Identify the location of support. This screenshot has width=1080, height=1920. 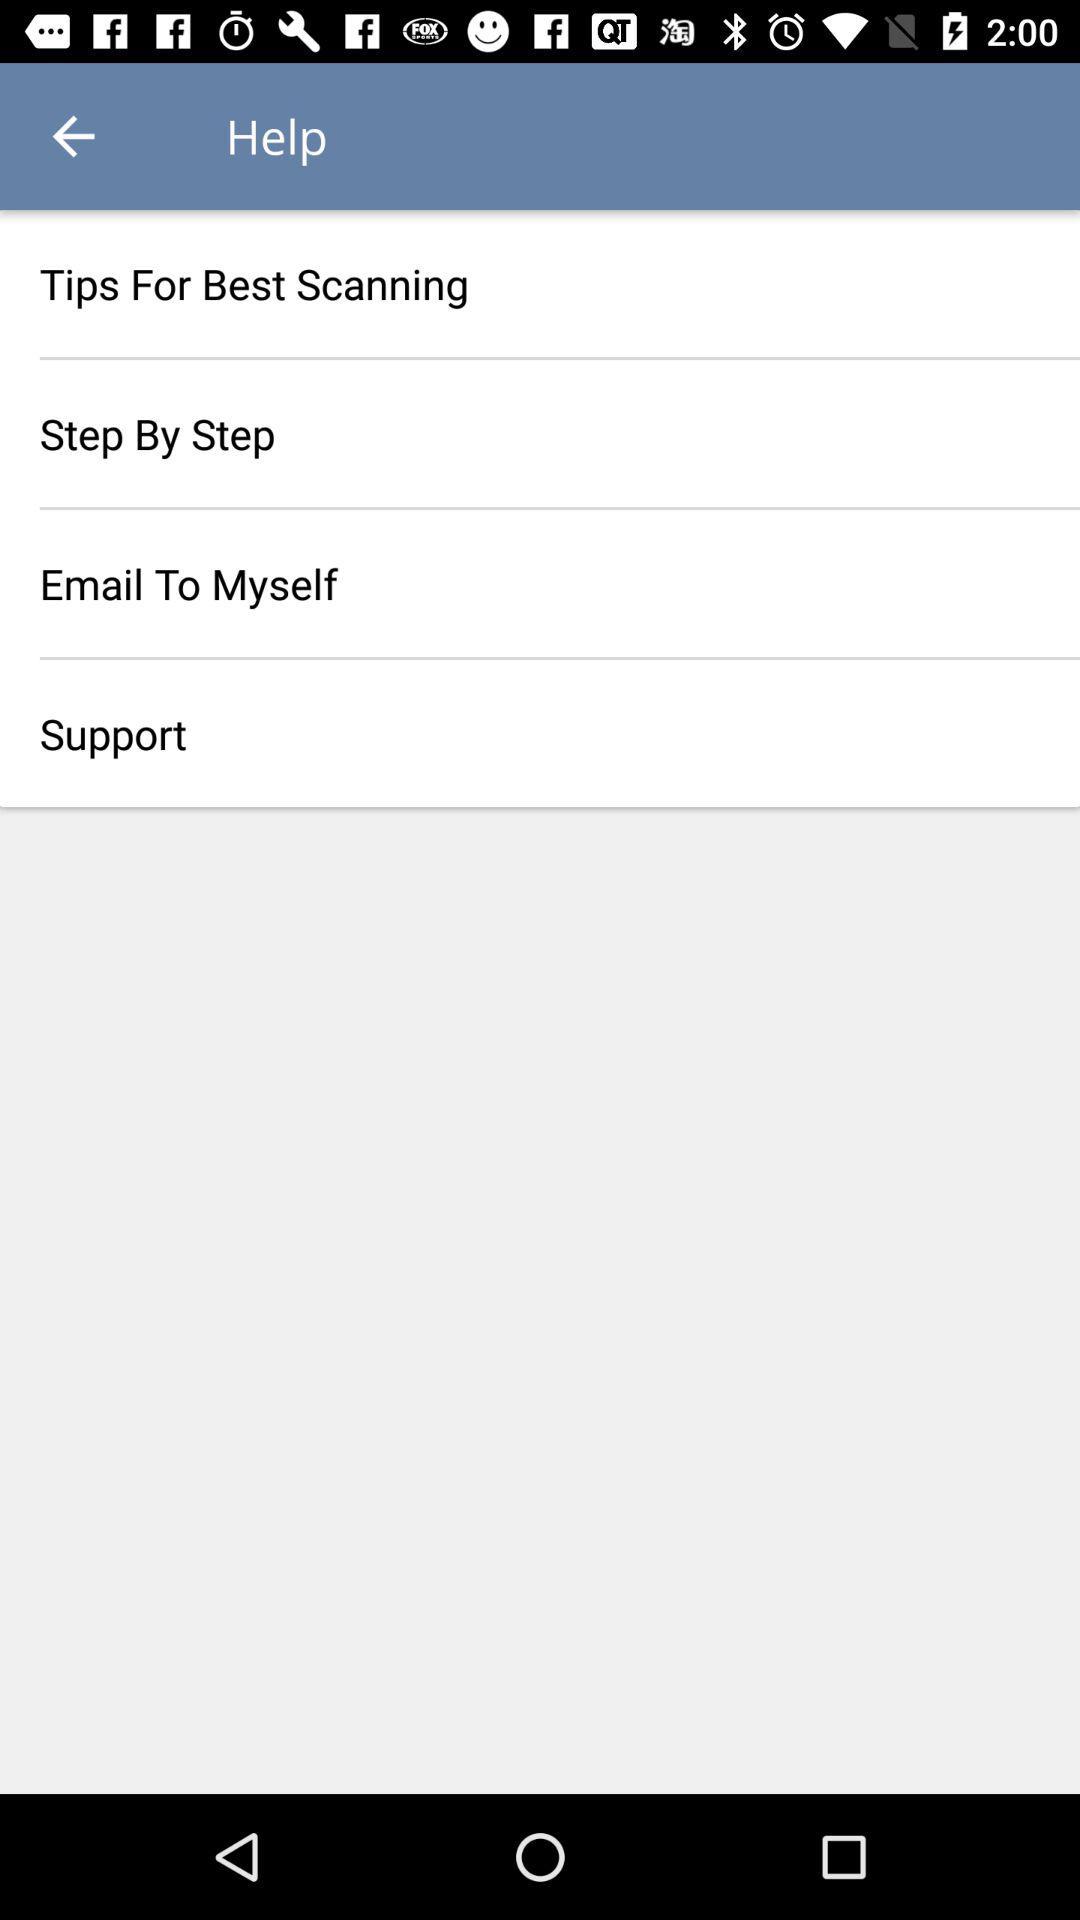
(540, 732).